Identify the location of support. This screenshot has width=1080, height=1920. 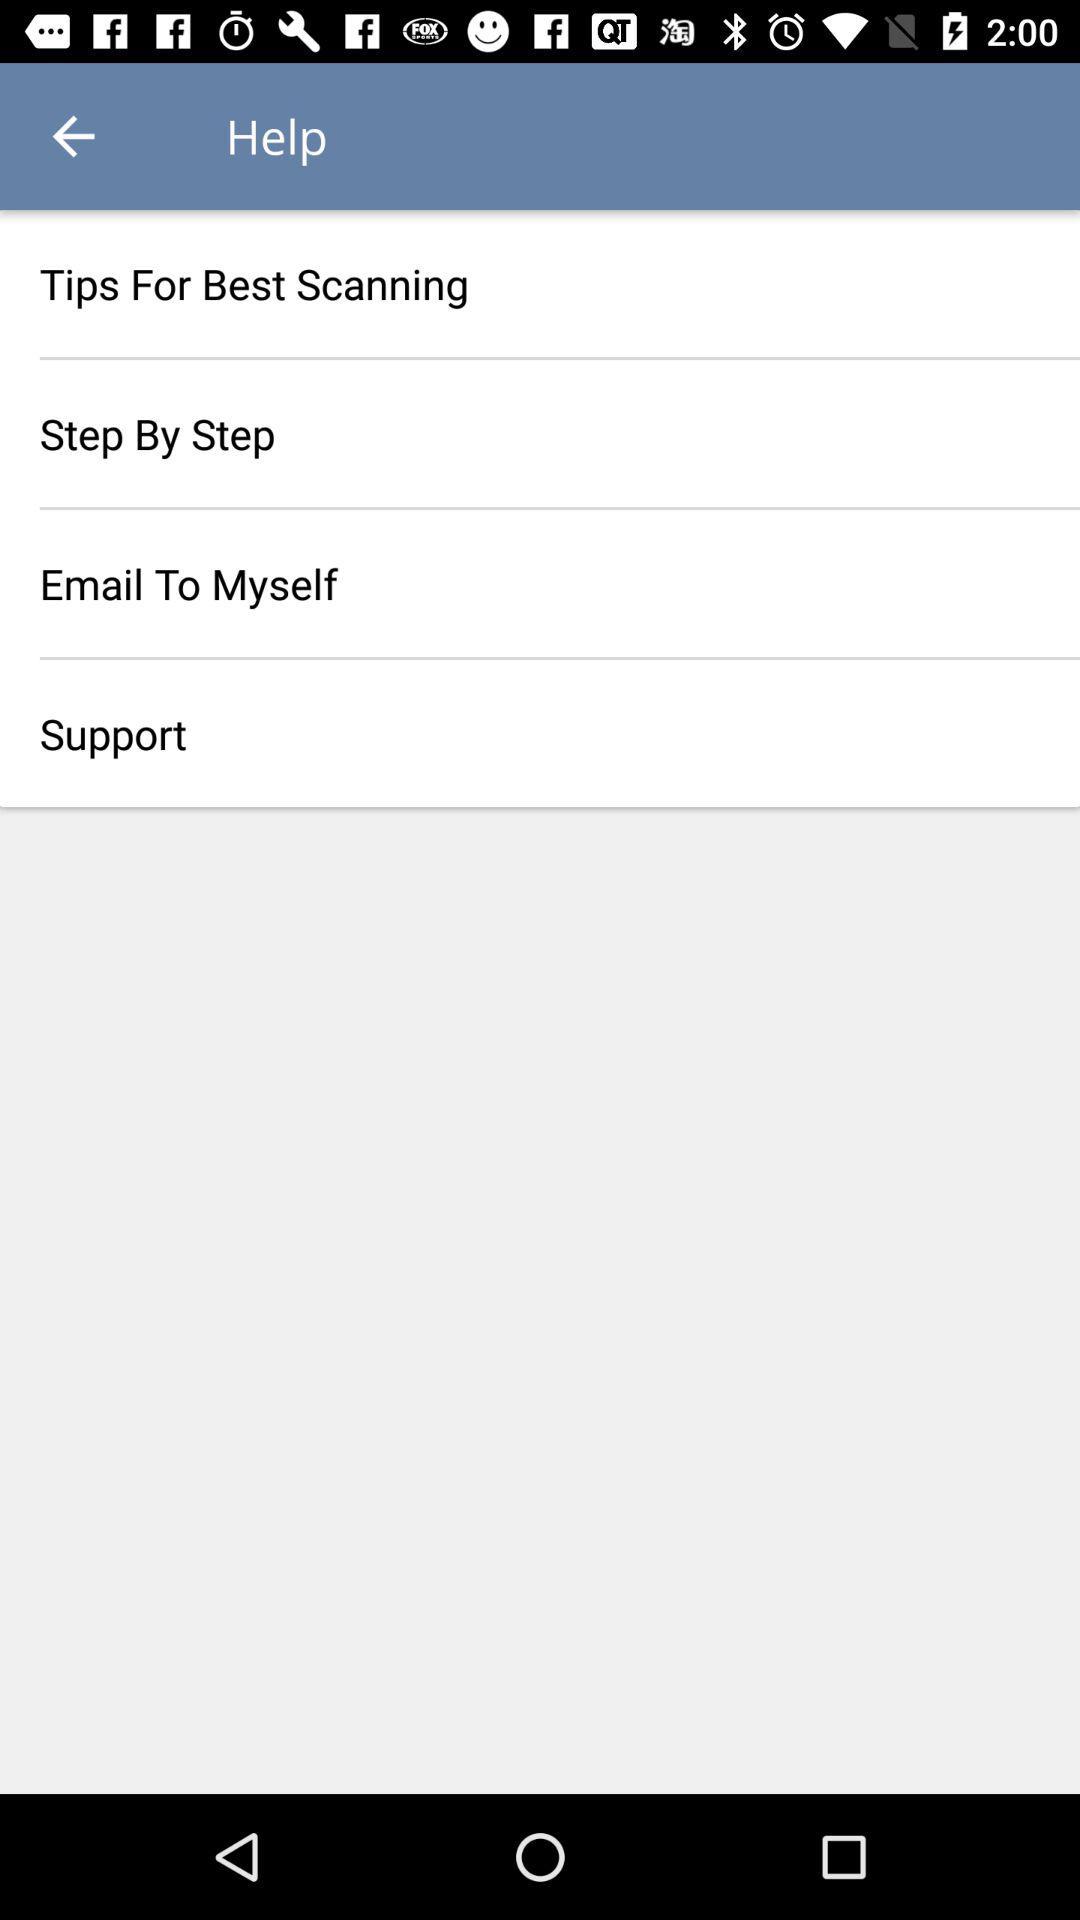
(540, 732).